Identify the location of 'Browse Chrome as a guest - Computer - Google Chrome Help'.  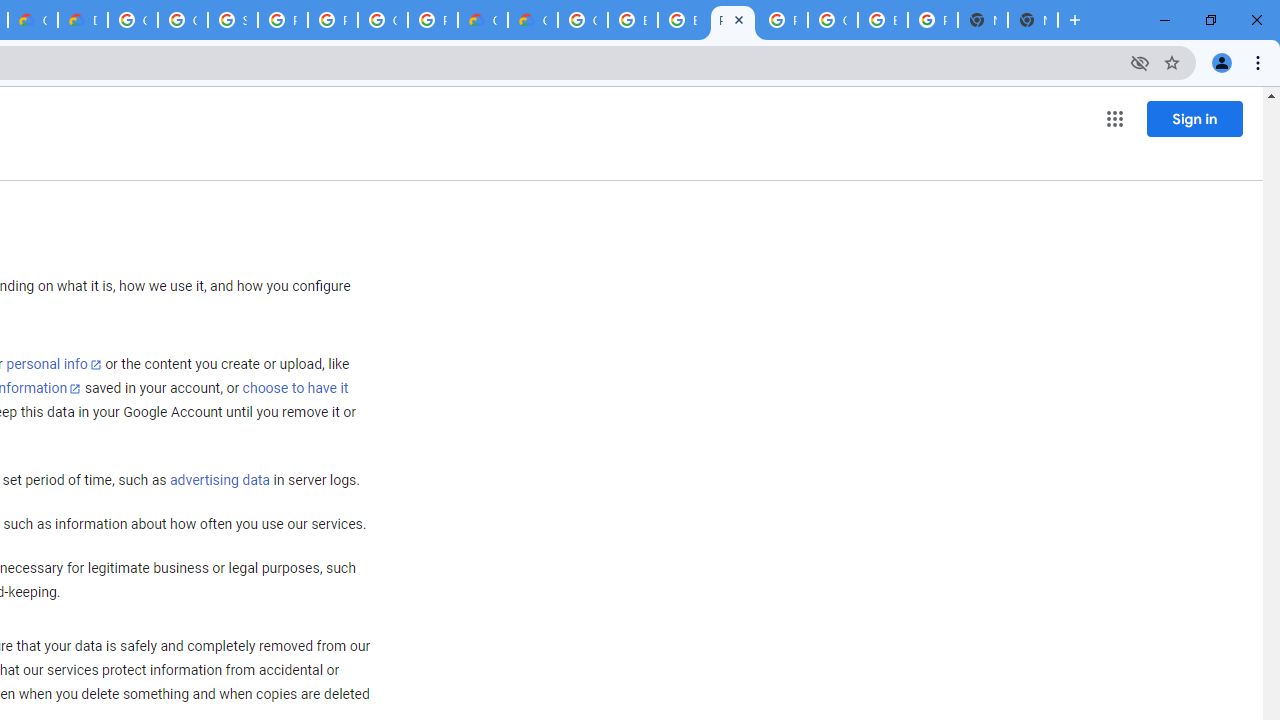
(631, 20).